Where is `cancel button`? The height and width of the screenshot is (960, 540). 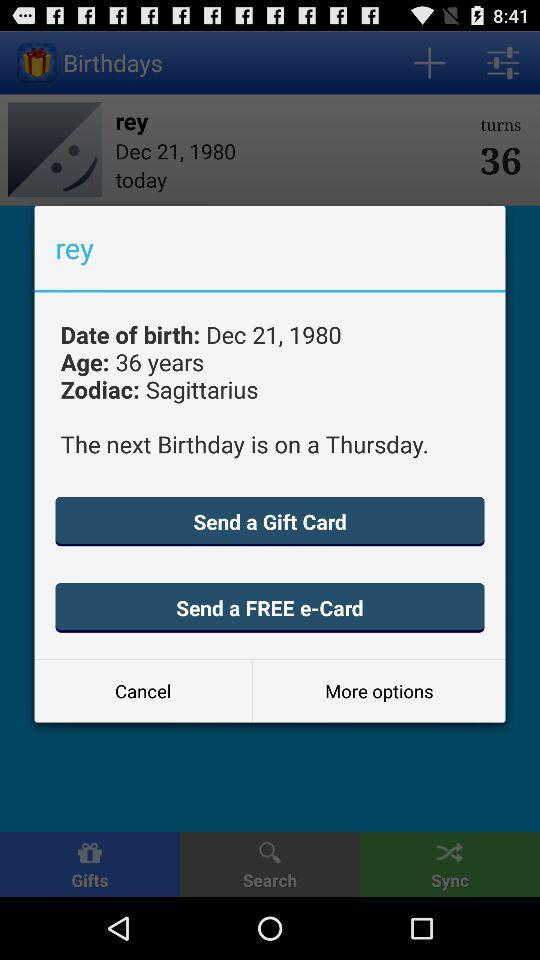
cancel button is located at coordinates (142, 691).